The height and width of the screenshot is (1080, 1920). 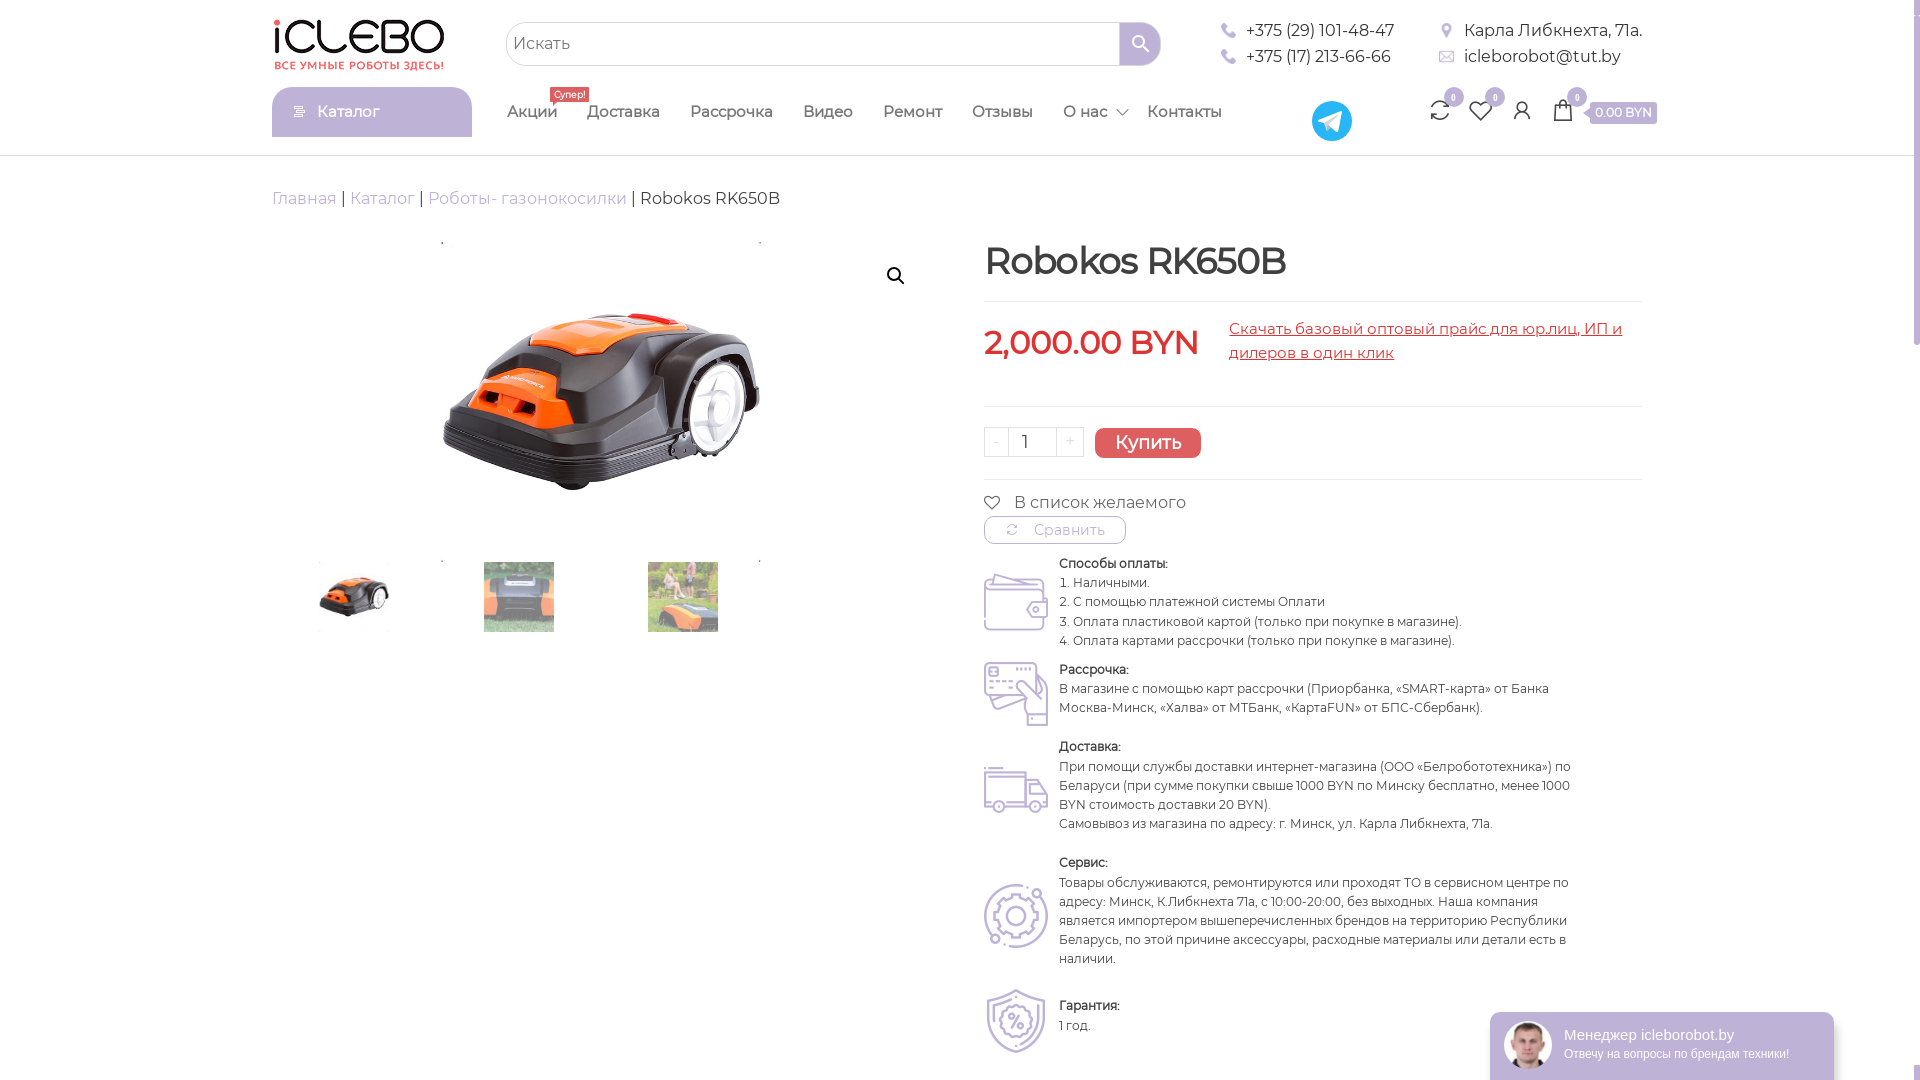 What do you see at coordinates (1541, 56) in the screenshot?
I see `'icleborobot@tut.by'` at bounding box center [1541, 56].